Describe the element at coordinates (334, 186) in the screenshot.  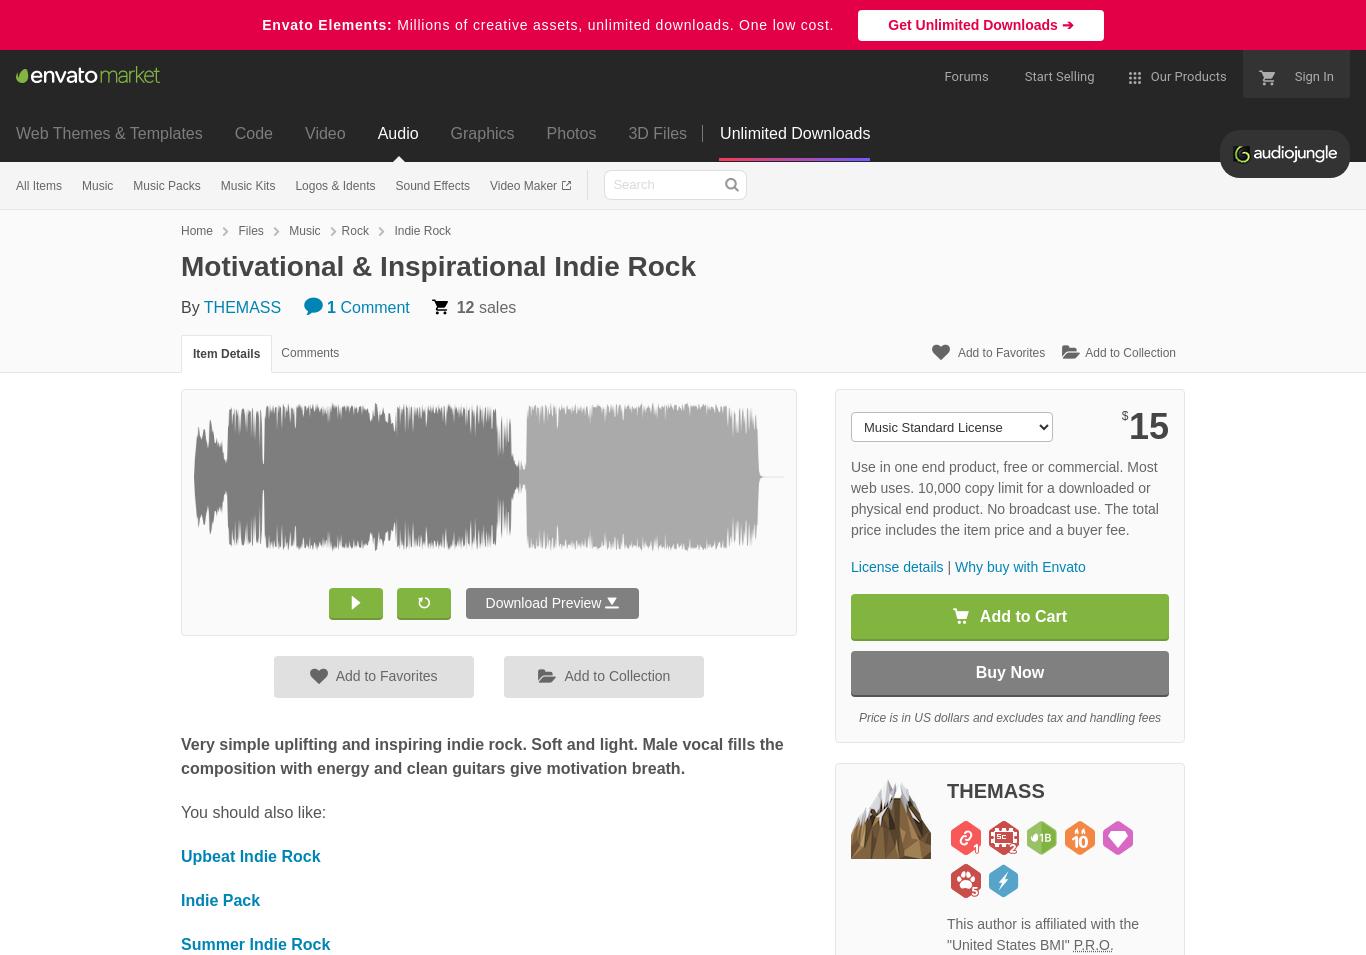
I see `'Logos & Idents'` at that location.